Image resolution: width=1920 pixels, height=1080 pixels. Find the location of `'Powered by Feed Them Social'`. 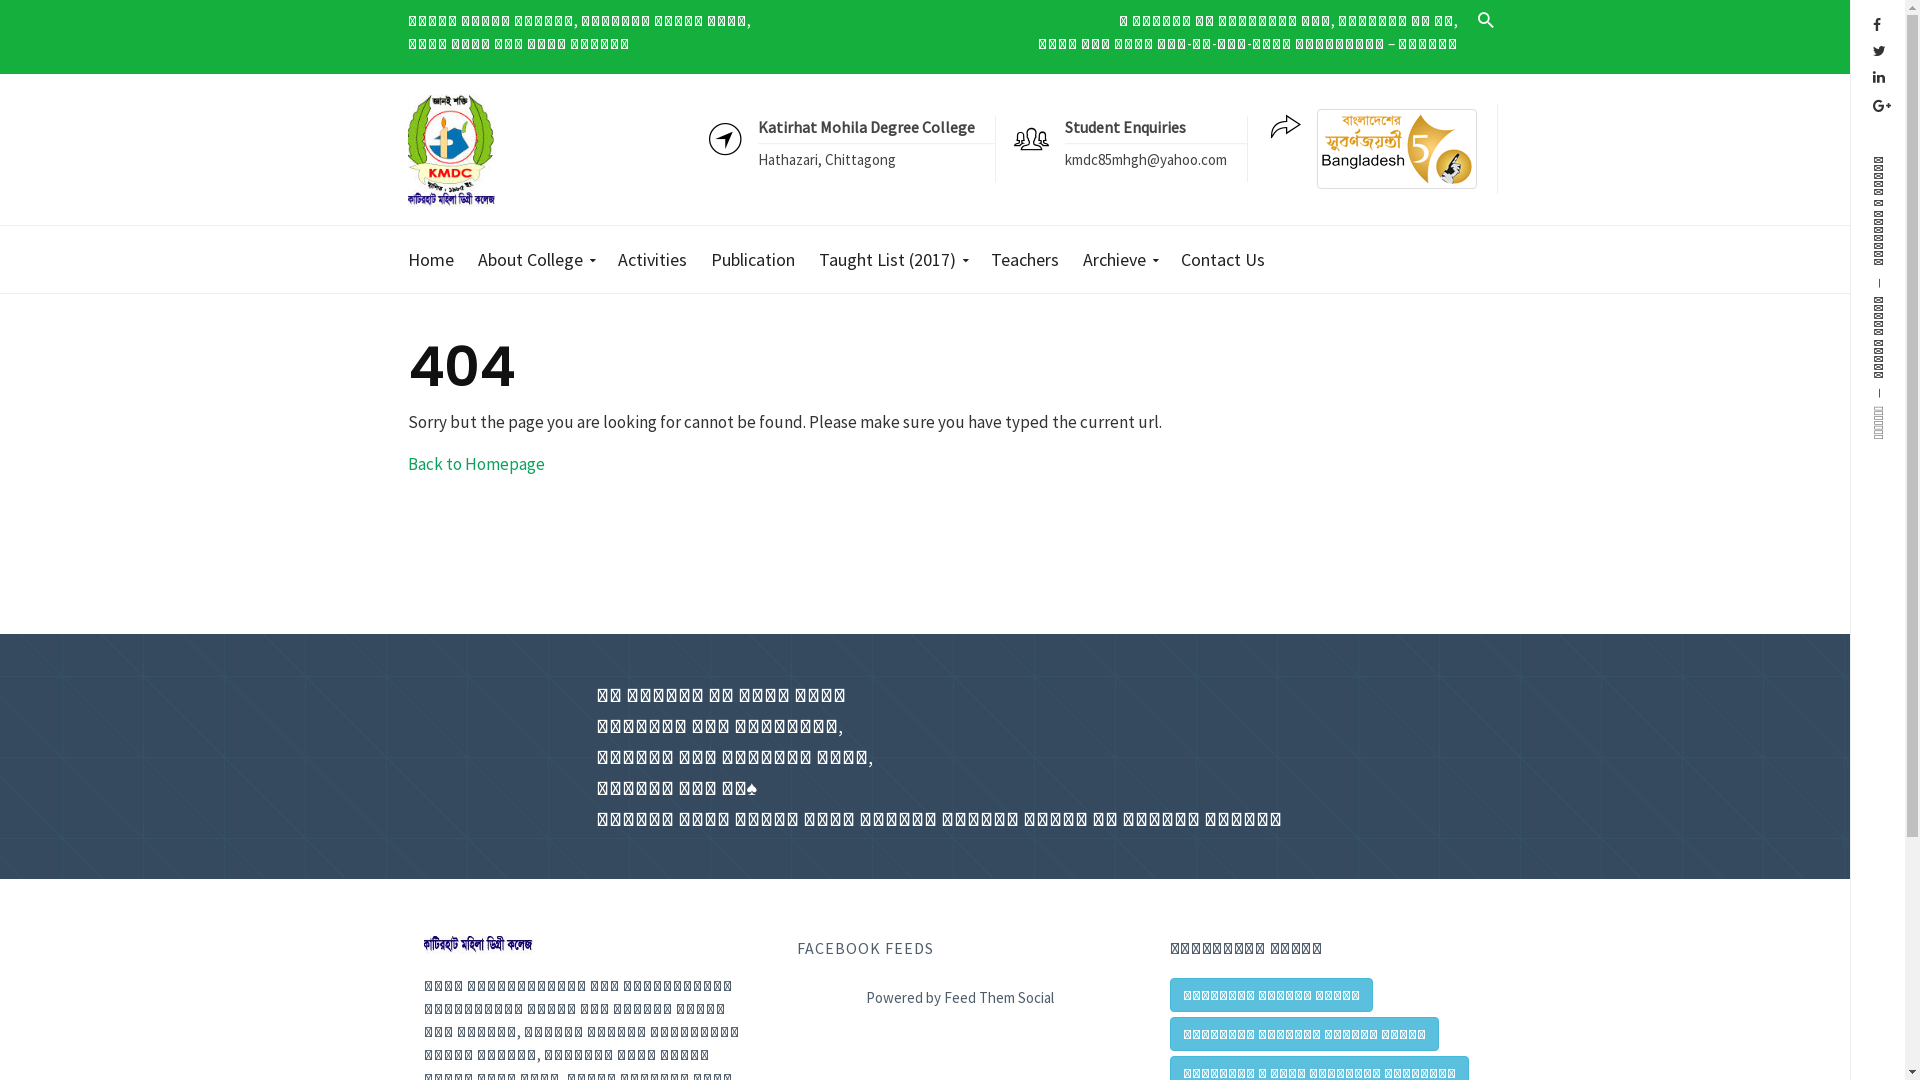

'Powered by Feed Them Social' is located at coordinates (795, 993).